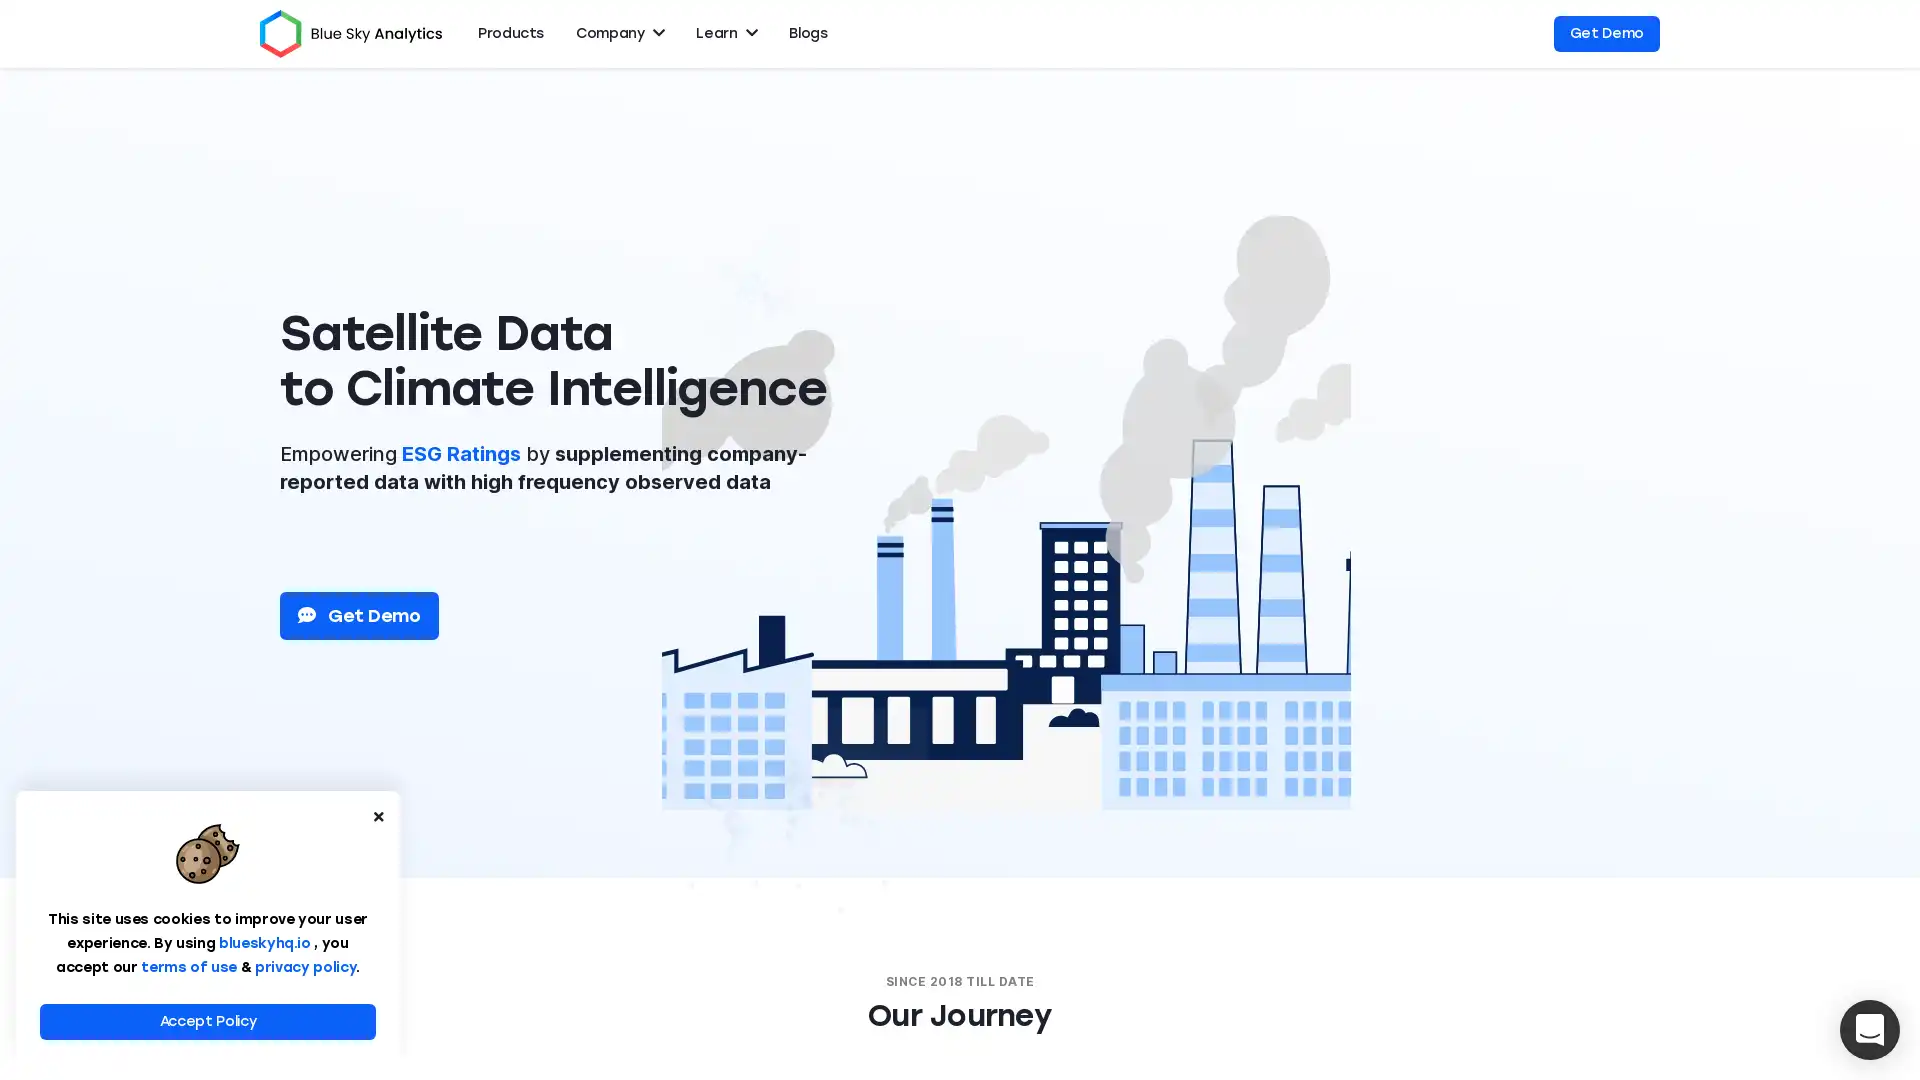 The width and height of the screenshot is (1920, 1080). I want to click on Get Demo, so click(359, 615).